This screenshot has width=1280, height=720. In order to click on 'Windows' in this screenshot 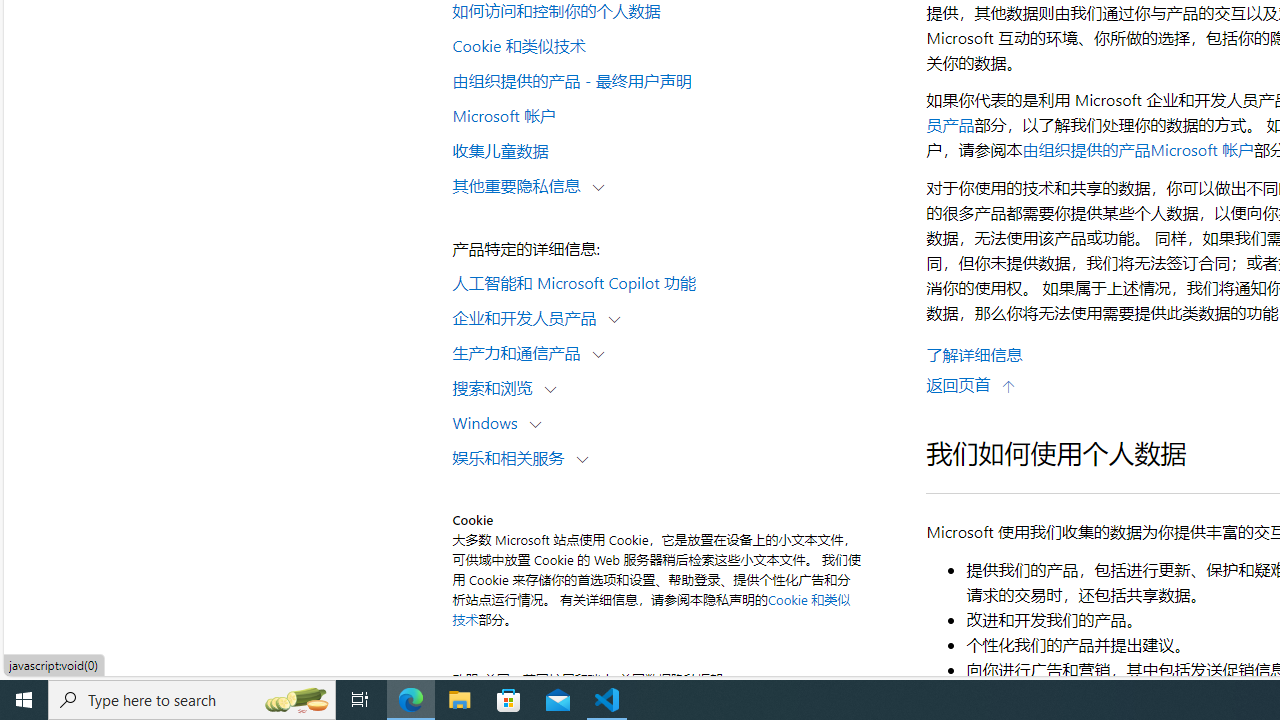, I will do `click(489, 420)`.